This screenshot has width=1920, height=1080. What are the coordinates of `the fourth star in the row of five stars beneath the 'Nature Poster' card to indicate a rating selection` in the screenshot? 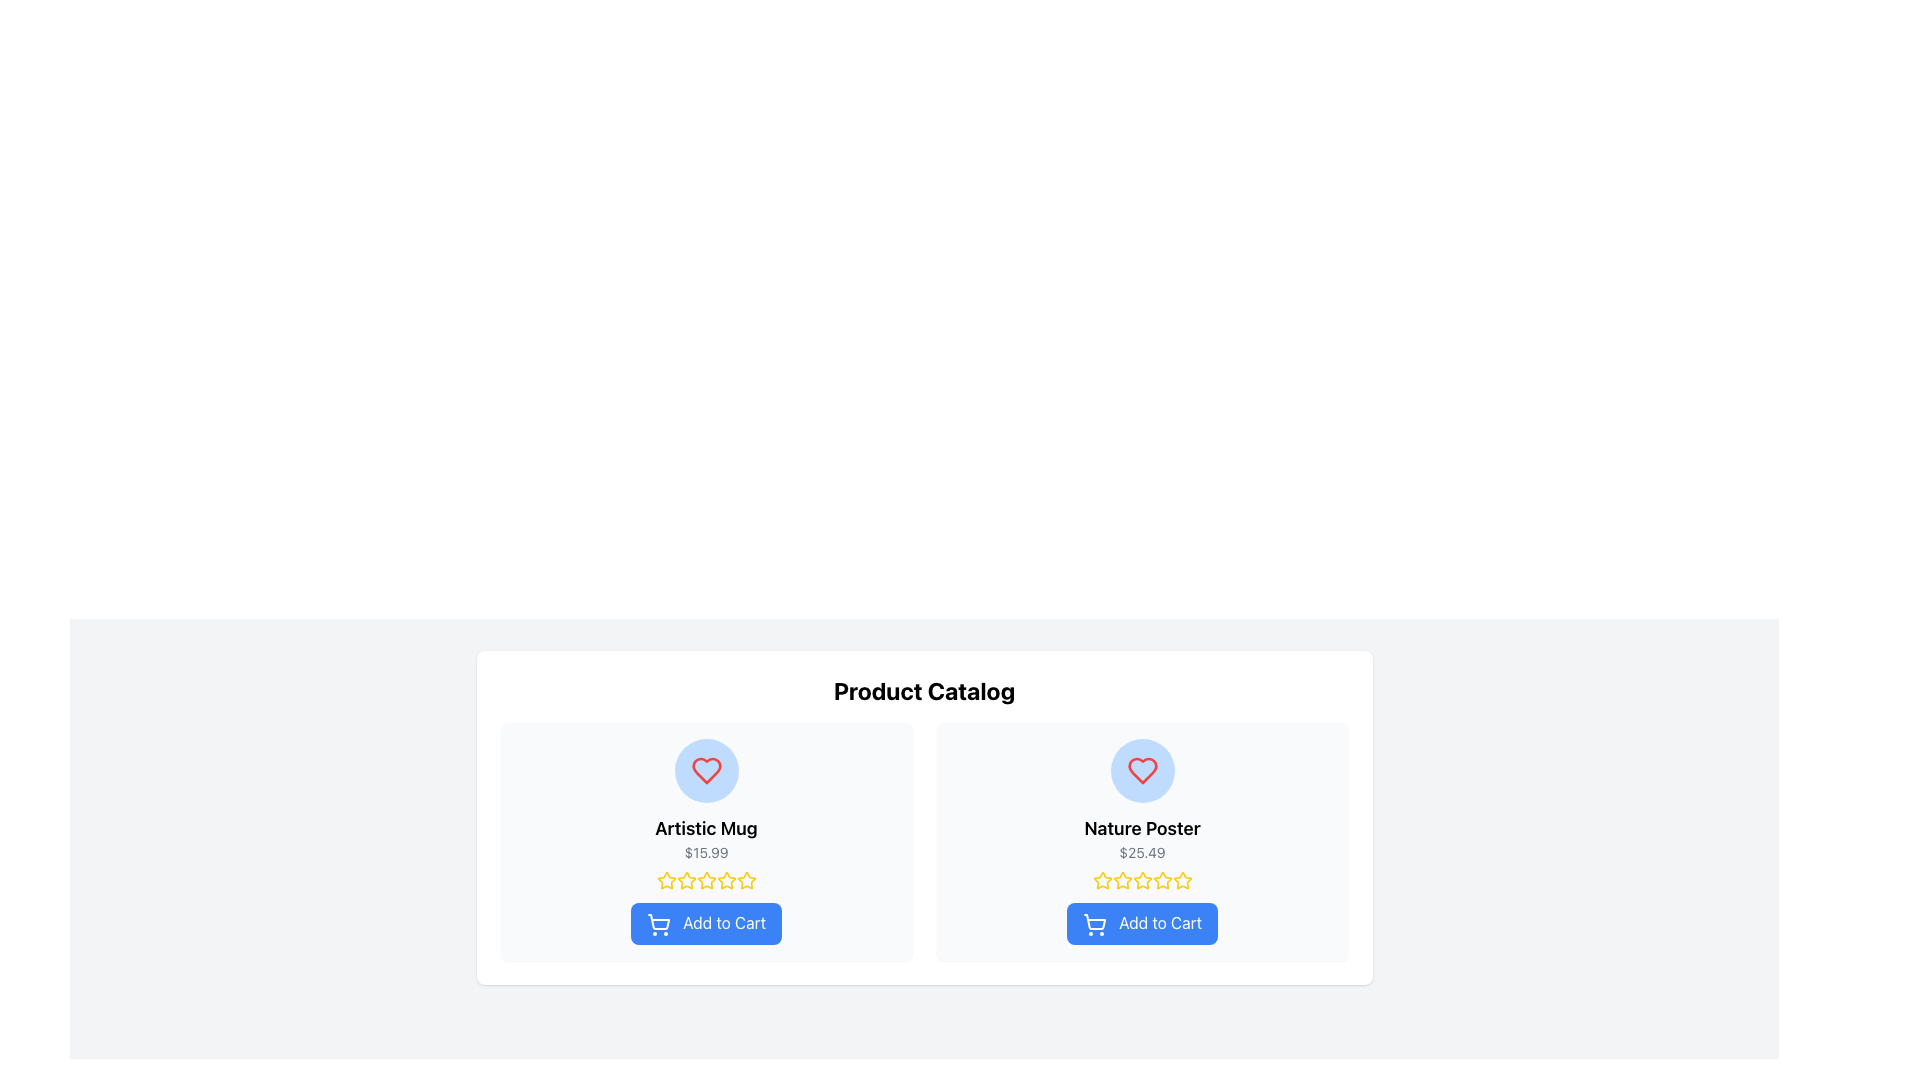 It's located at (1142, 879).